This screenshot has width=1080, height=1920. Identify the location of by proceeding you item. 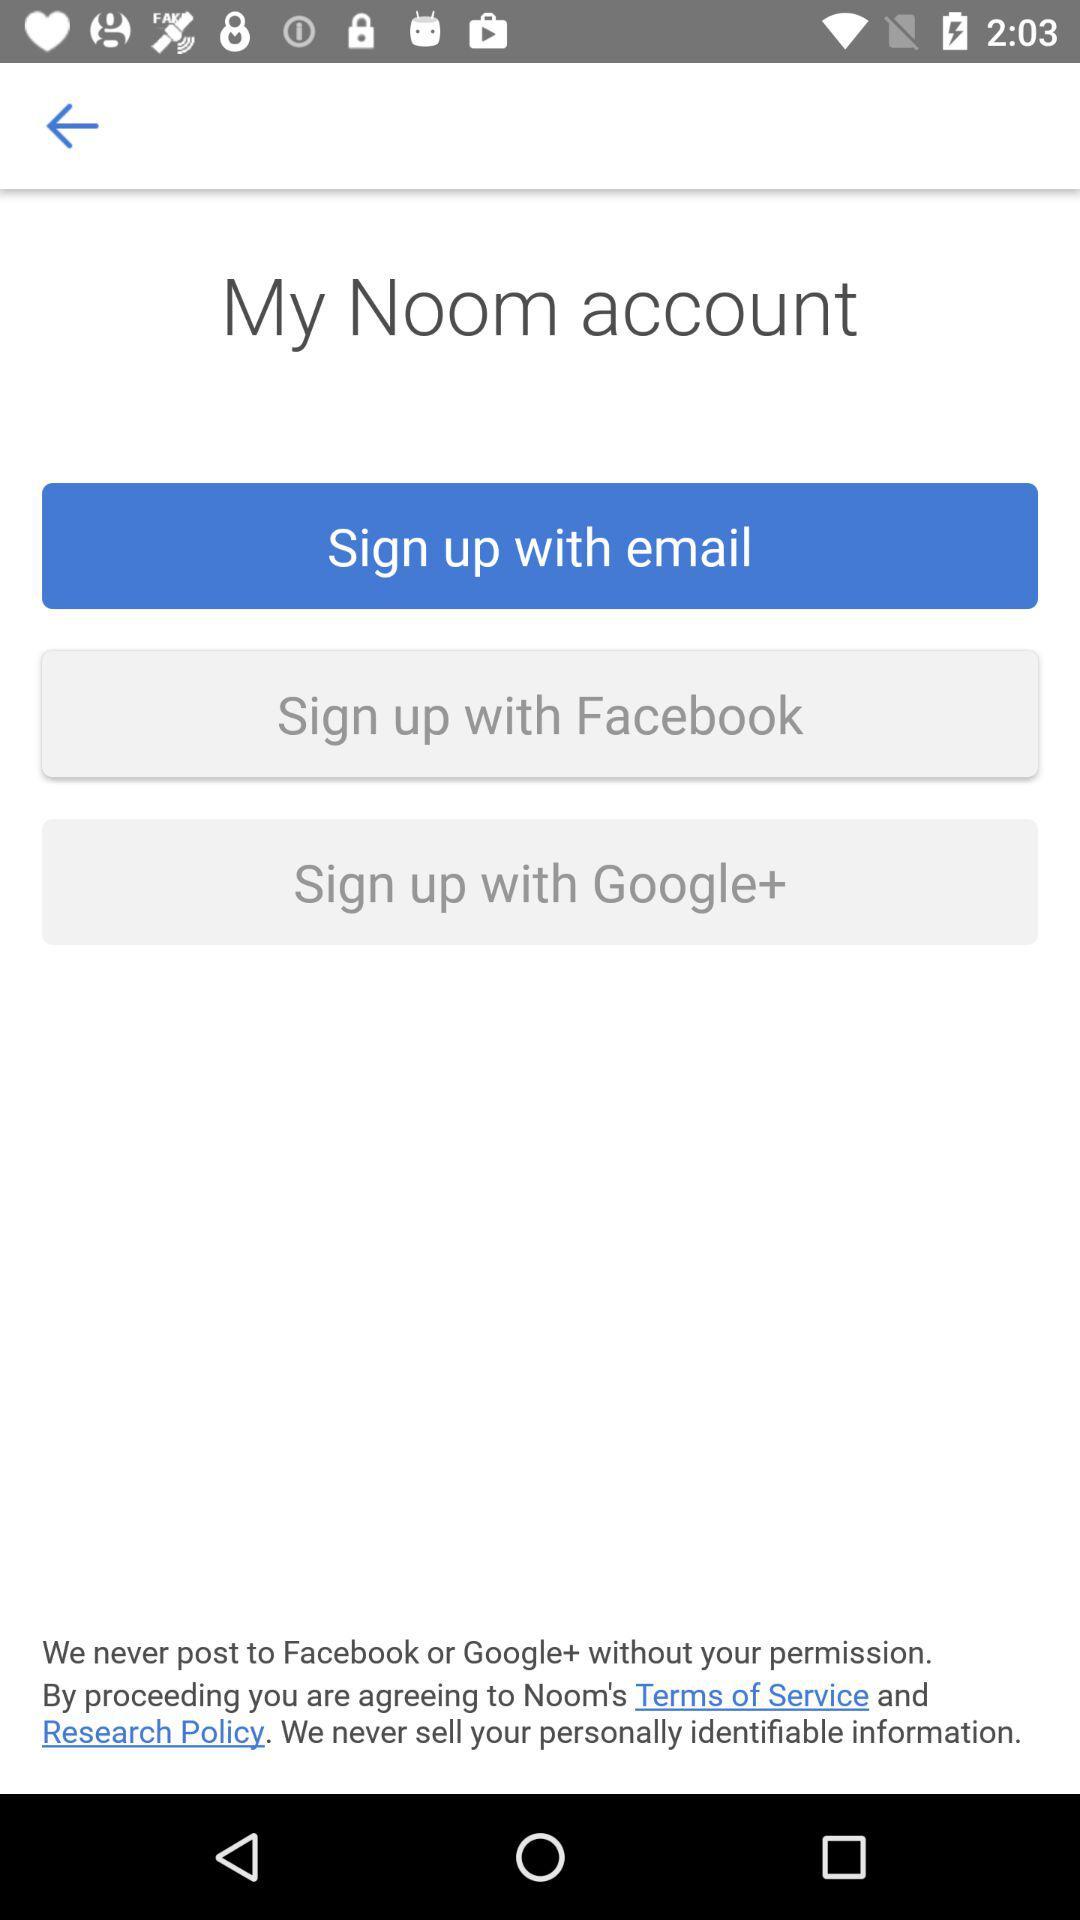
(540, 1711).